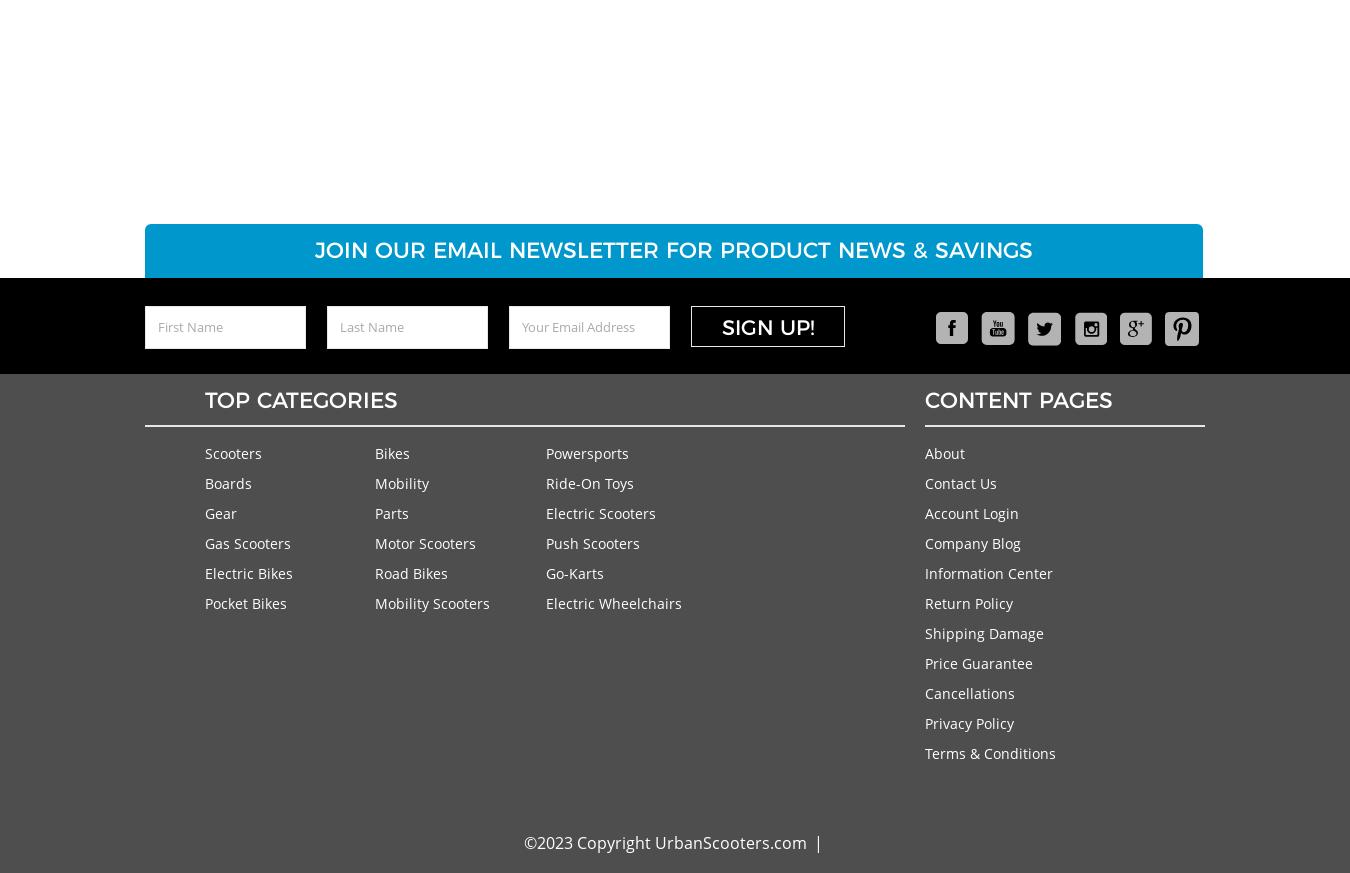 This screenshot has height=873, width=1350. I want to click on 'Twitter', so click(1050, 372).